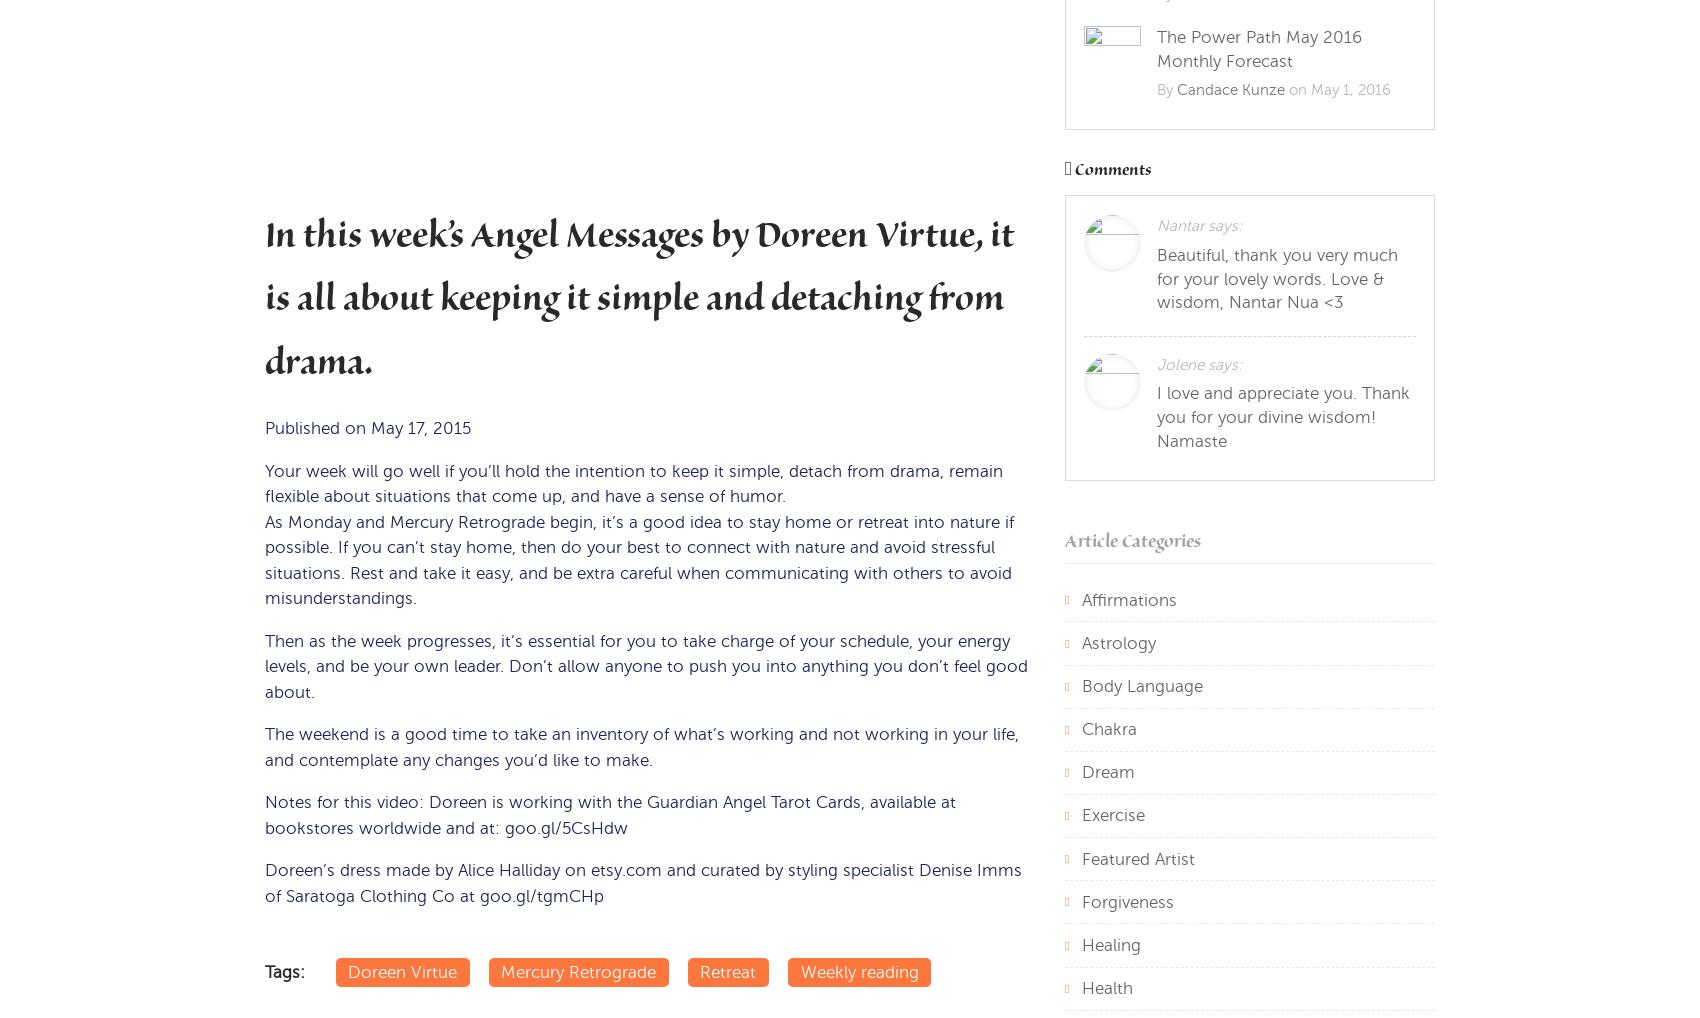 The height and width of the screenshot is (1018, 1700). I want to click on 'Astrology', so click(1118, 641).